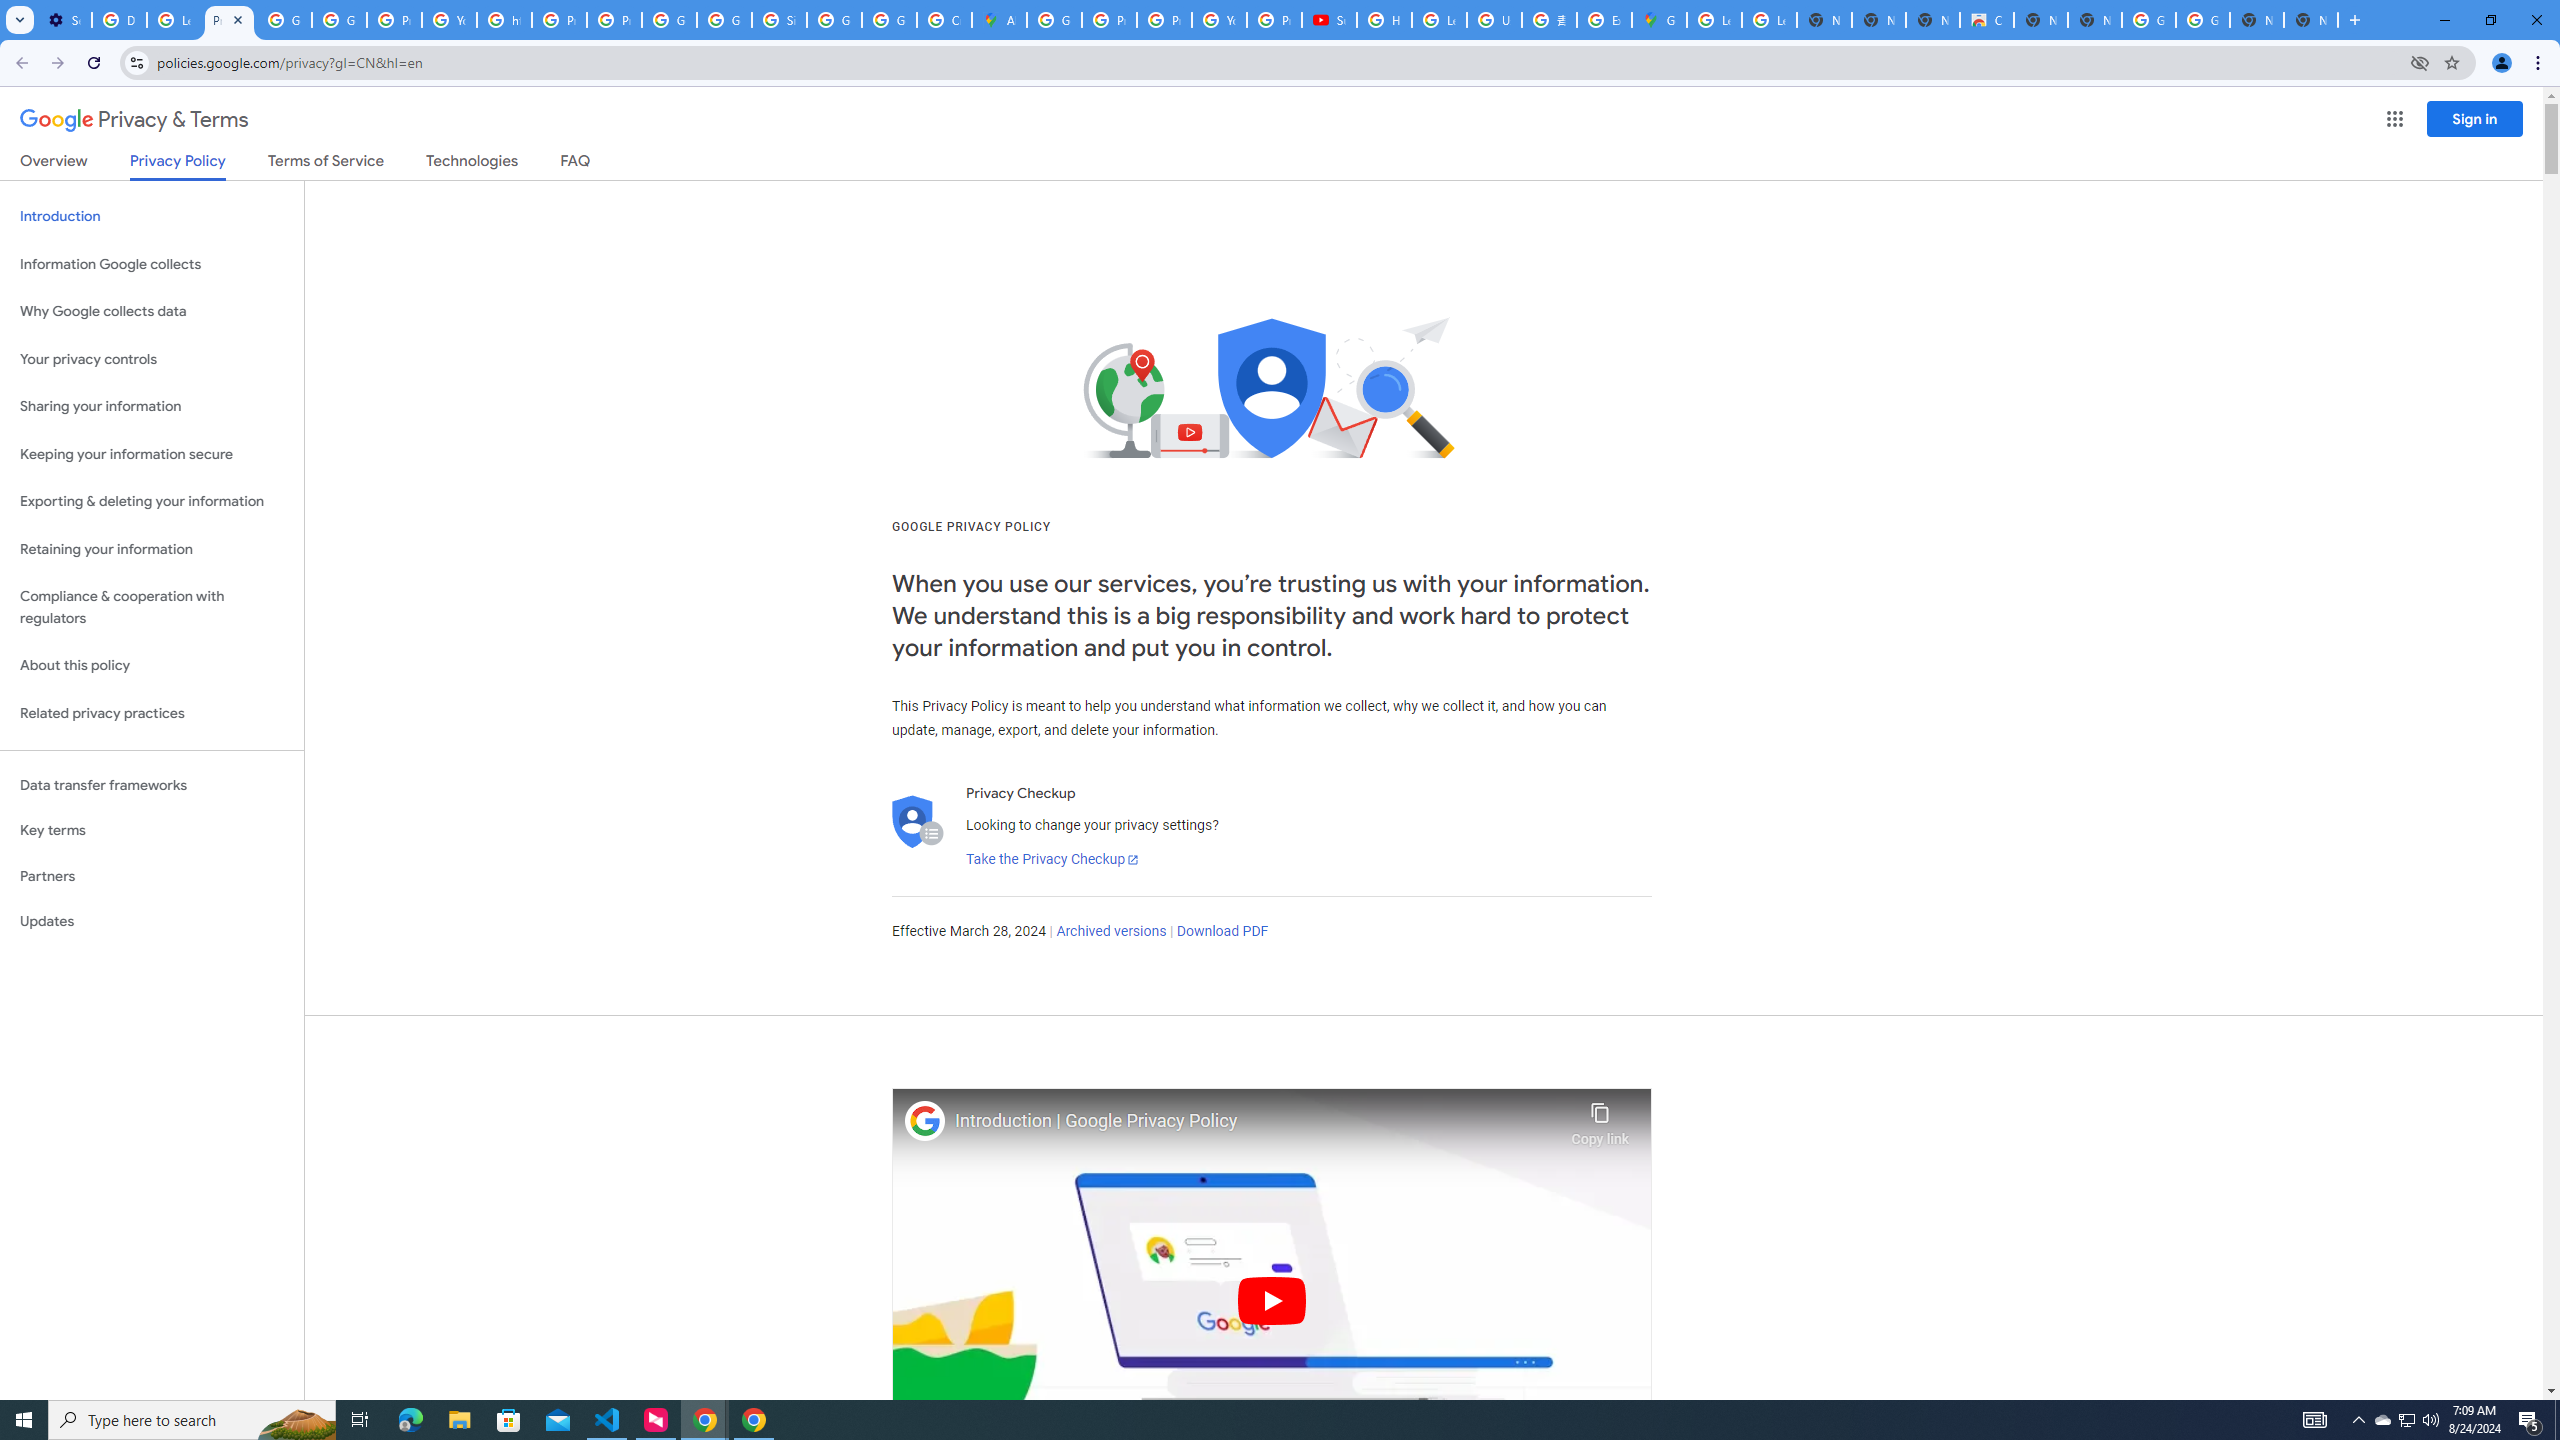 The height and width of the screenshot is (1440, 2560). What do you see at coordinates (151, 310) in the screenshot?
I see `'Why Google collects data'` at bounding box center [151, 310].